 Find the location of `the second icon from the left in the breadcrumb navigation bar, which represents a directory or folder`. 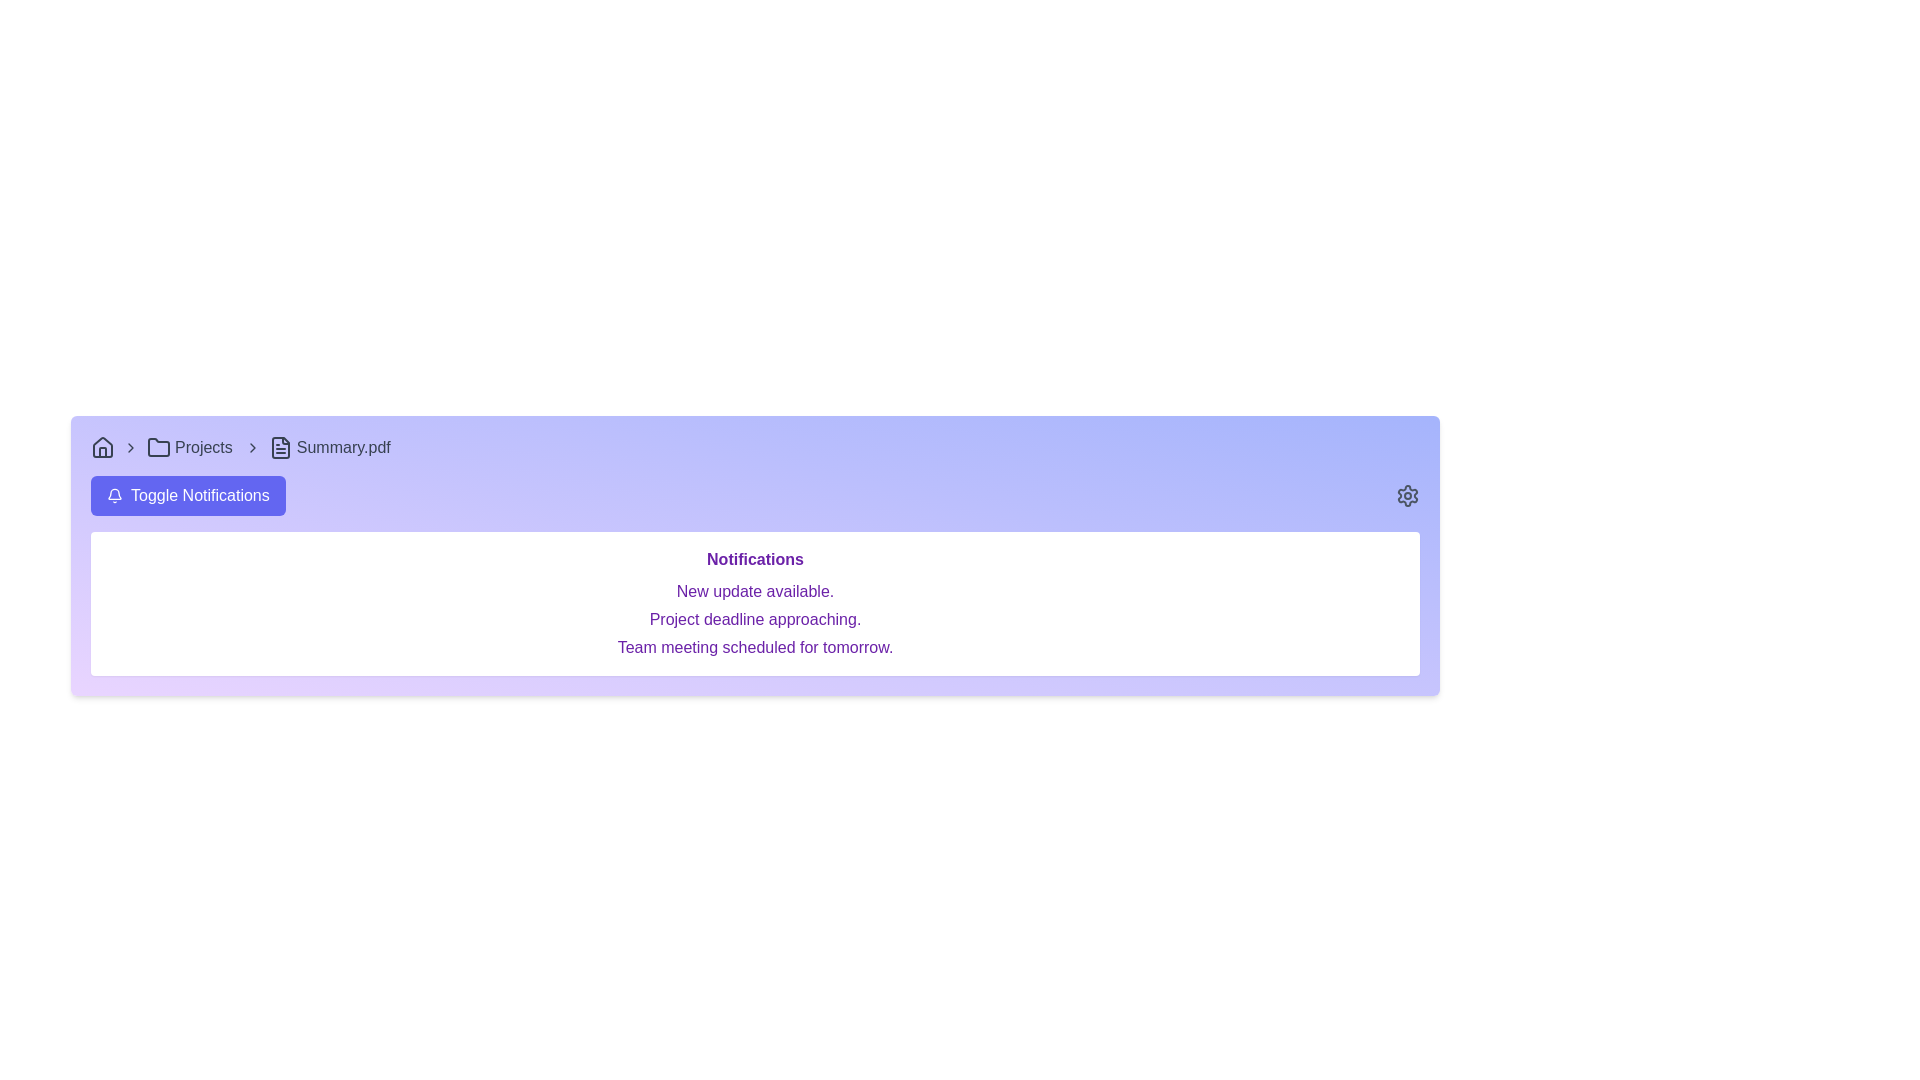

the second icon from the left in the breadcrumb navigation bar, which represents a directory or folder is located at coordinates (157, 446).